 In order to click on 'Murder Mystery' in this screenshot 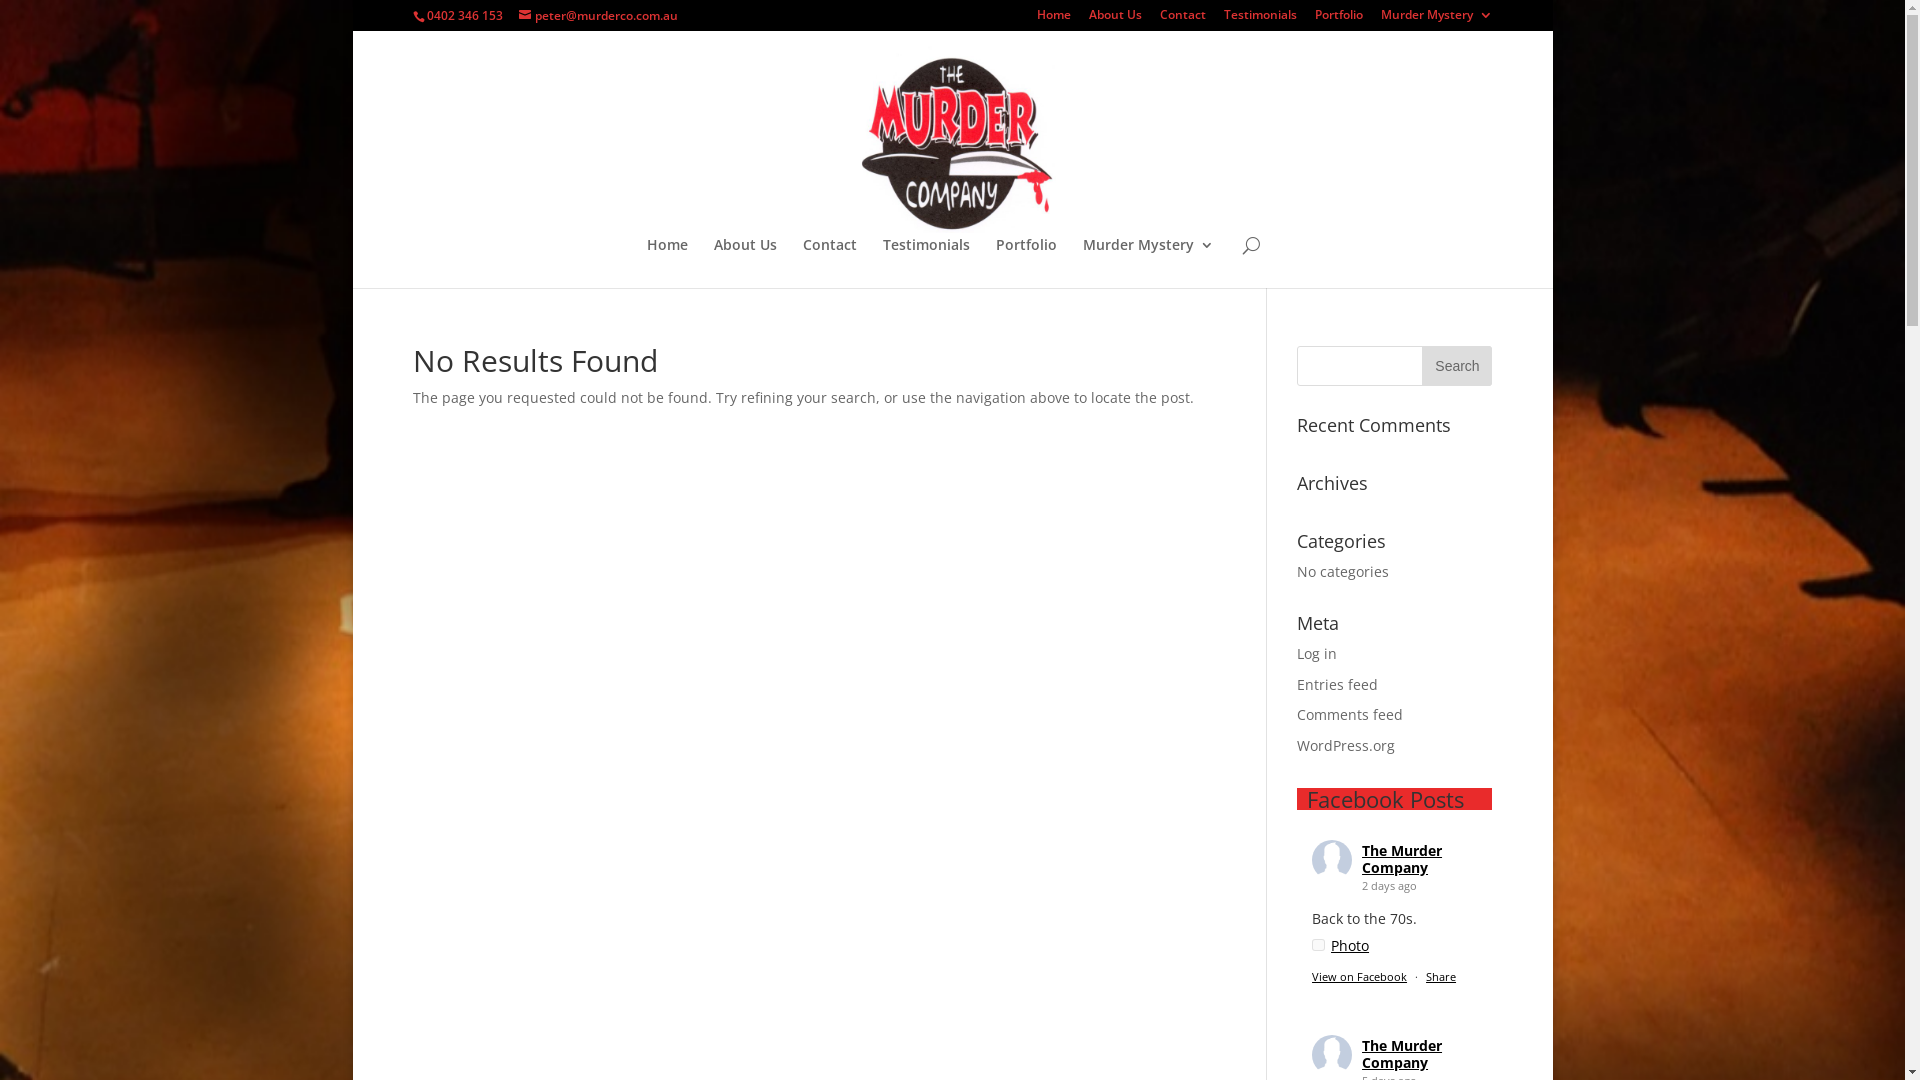, I will do `click(1148, 261)`.